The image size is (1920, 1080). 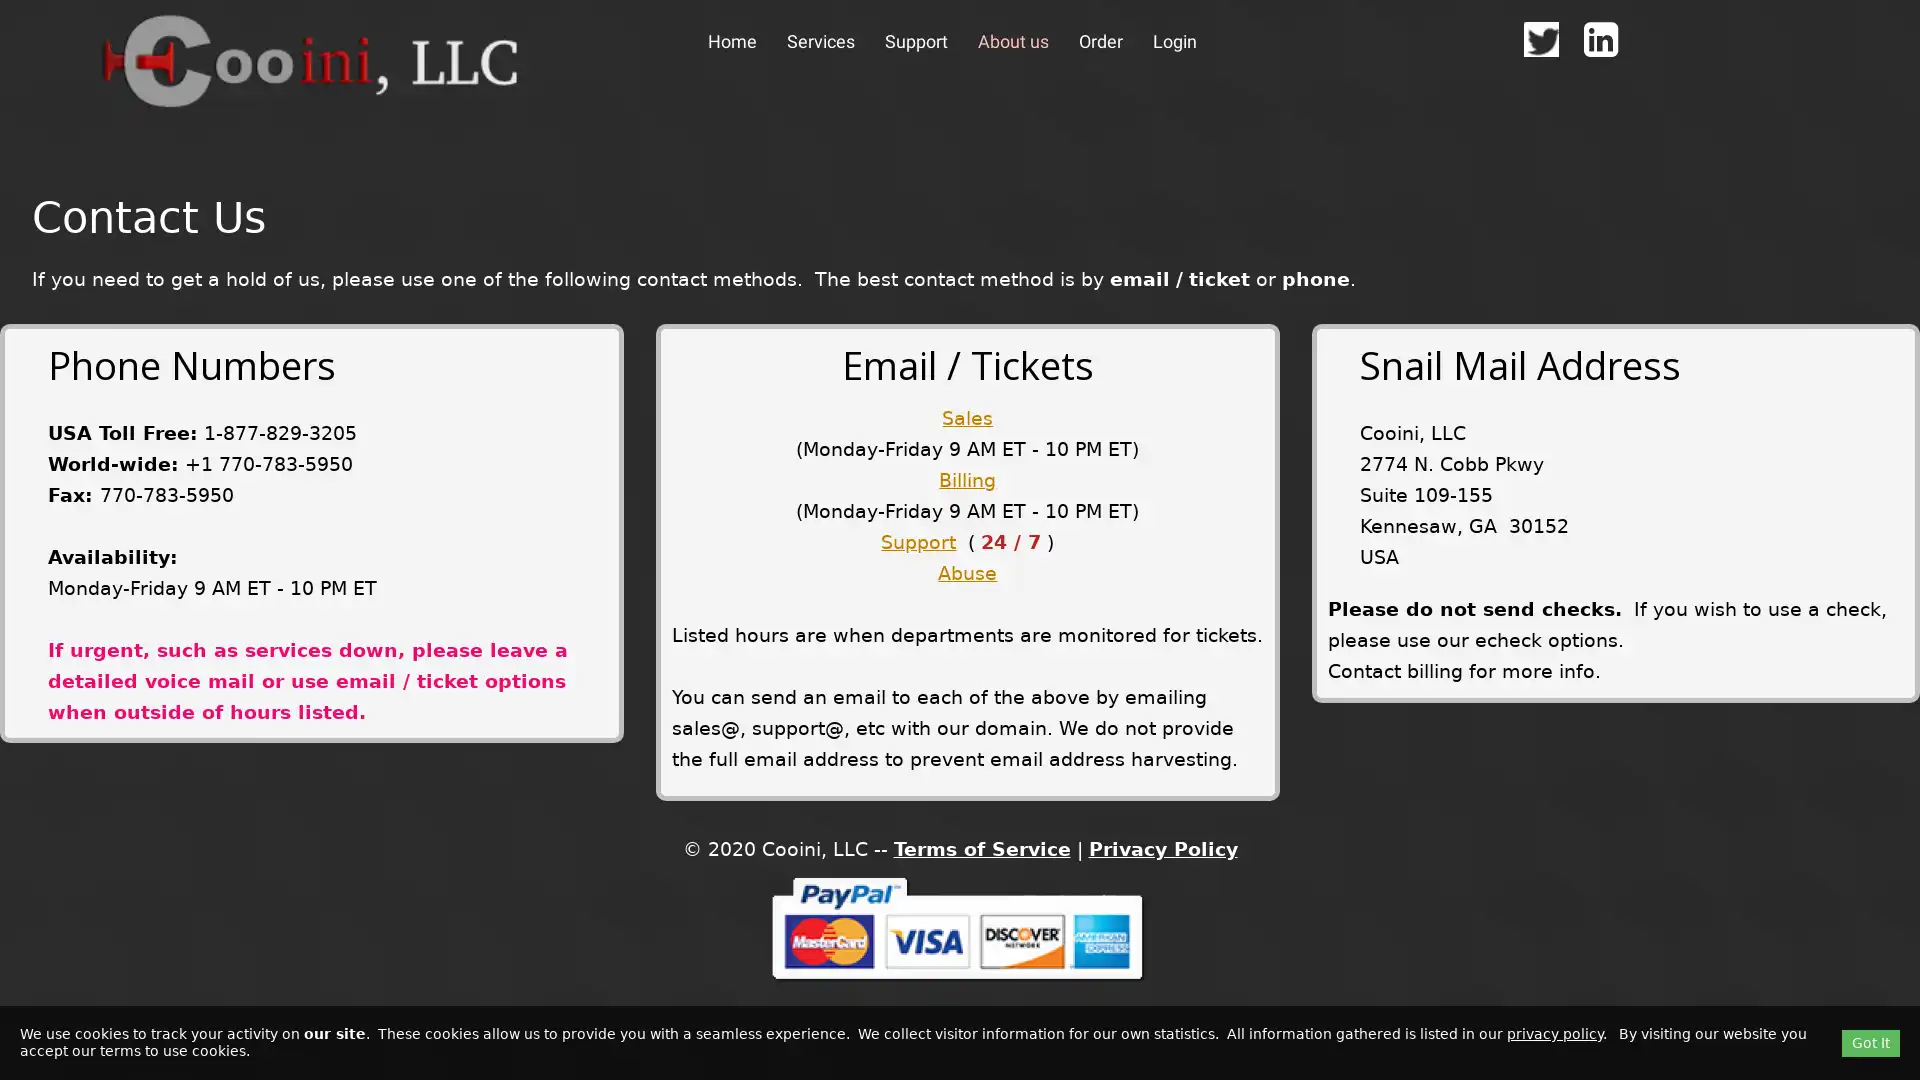 What do you see at coordinates (1870, 1041) in the screenshot?
I see `Got It` at bounding box center [1870, 1041].